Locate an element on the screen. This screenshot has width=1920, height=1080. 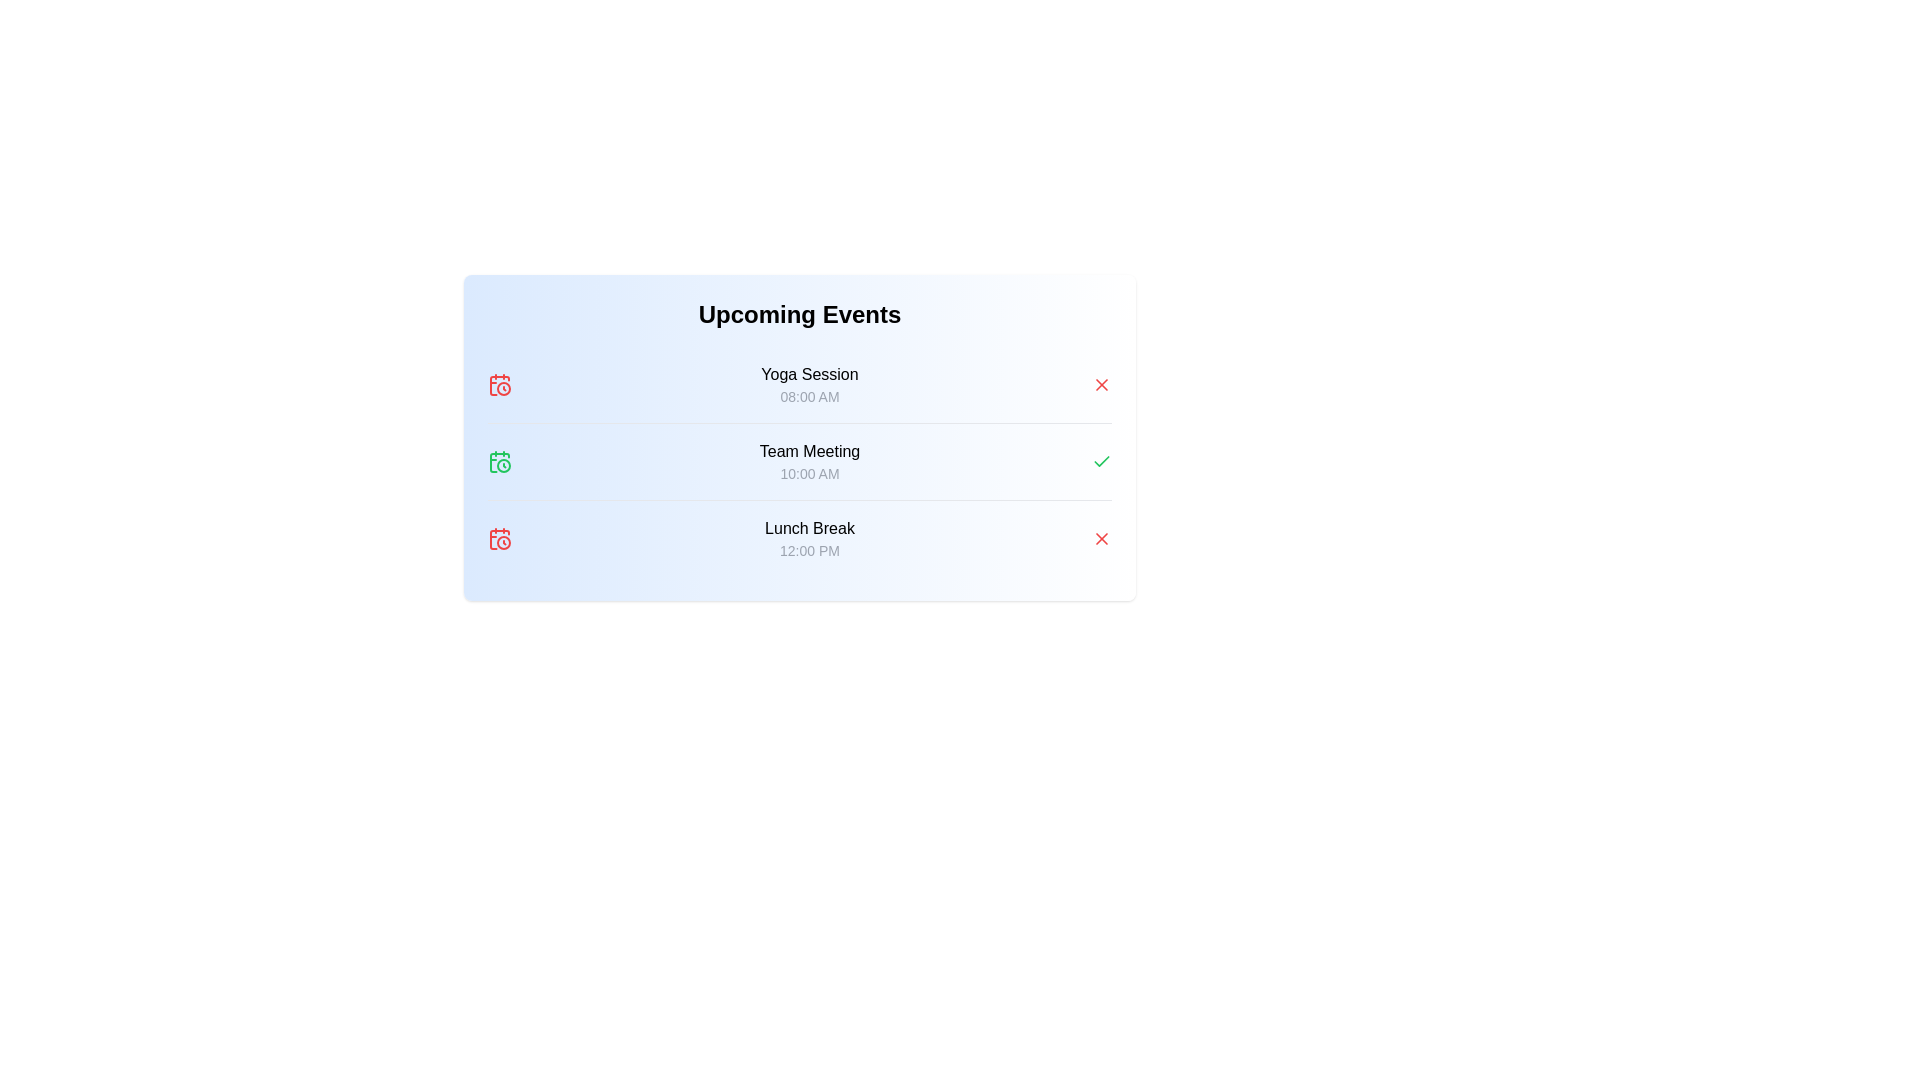
the red calendar icon with a clock in the first row of the 'Upcoming Events' list, located to the left of the 'Yoga Session' text label is located at coordinates (499, 385).